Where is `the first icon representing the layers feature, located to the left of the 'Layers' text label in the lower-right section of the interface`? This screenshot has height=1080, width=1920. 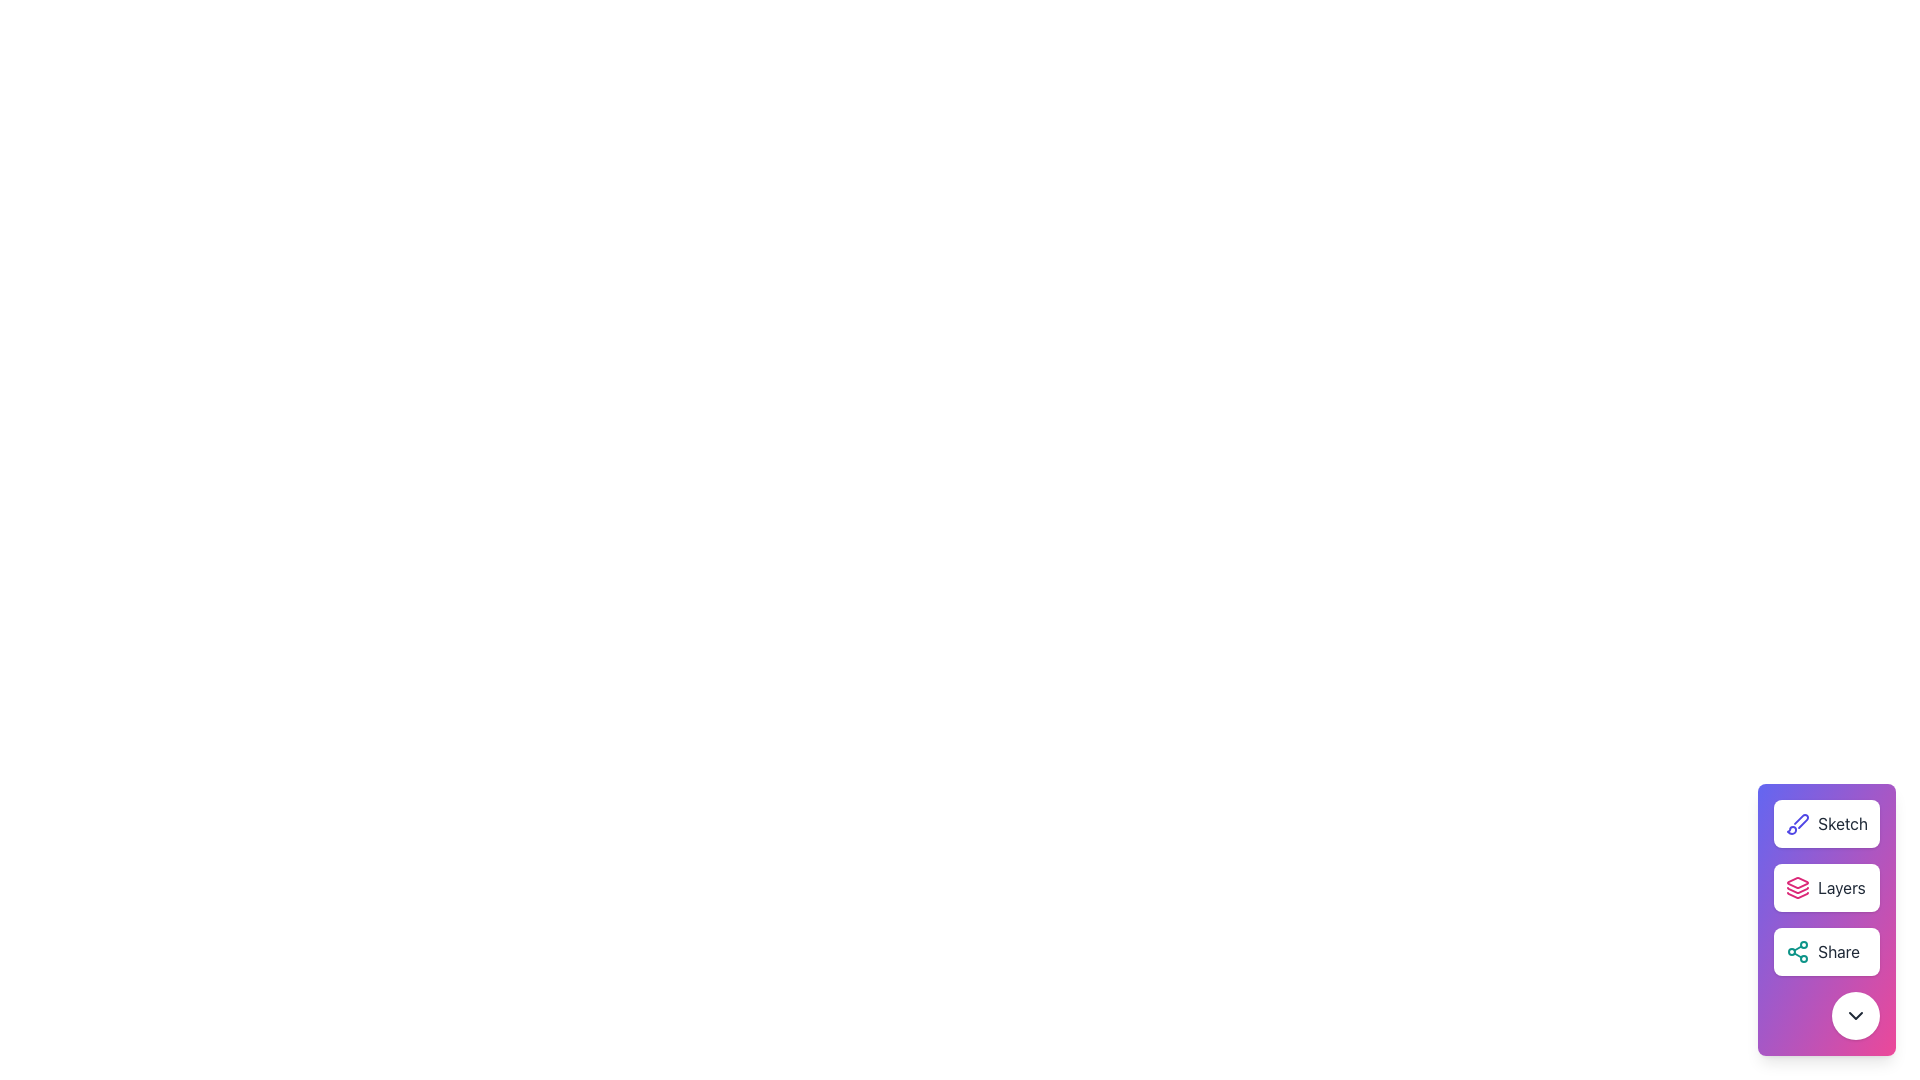
the first icon representing the layers feature, located to the left of the 'Layers' text label in the lower-right section of the interface is located at coordinates (1798, 886).